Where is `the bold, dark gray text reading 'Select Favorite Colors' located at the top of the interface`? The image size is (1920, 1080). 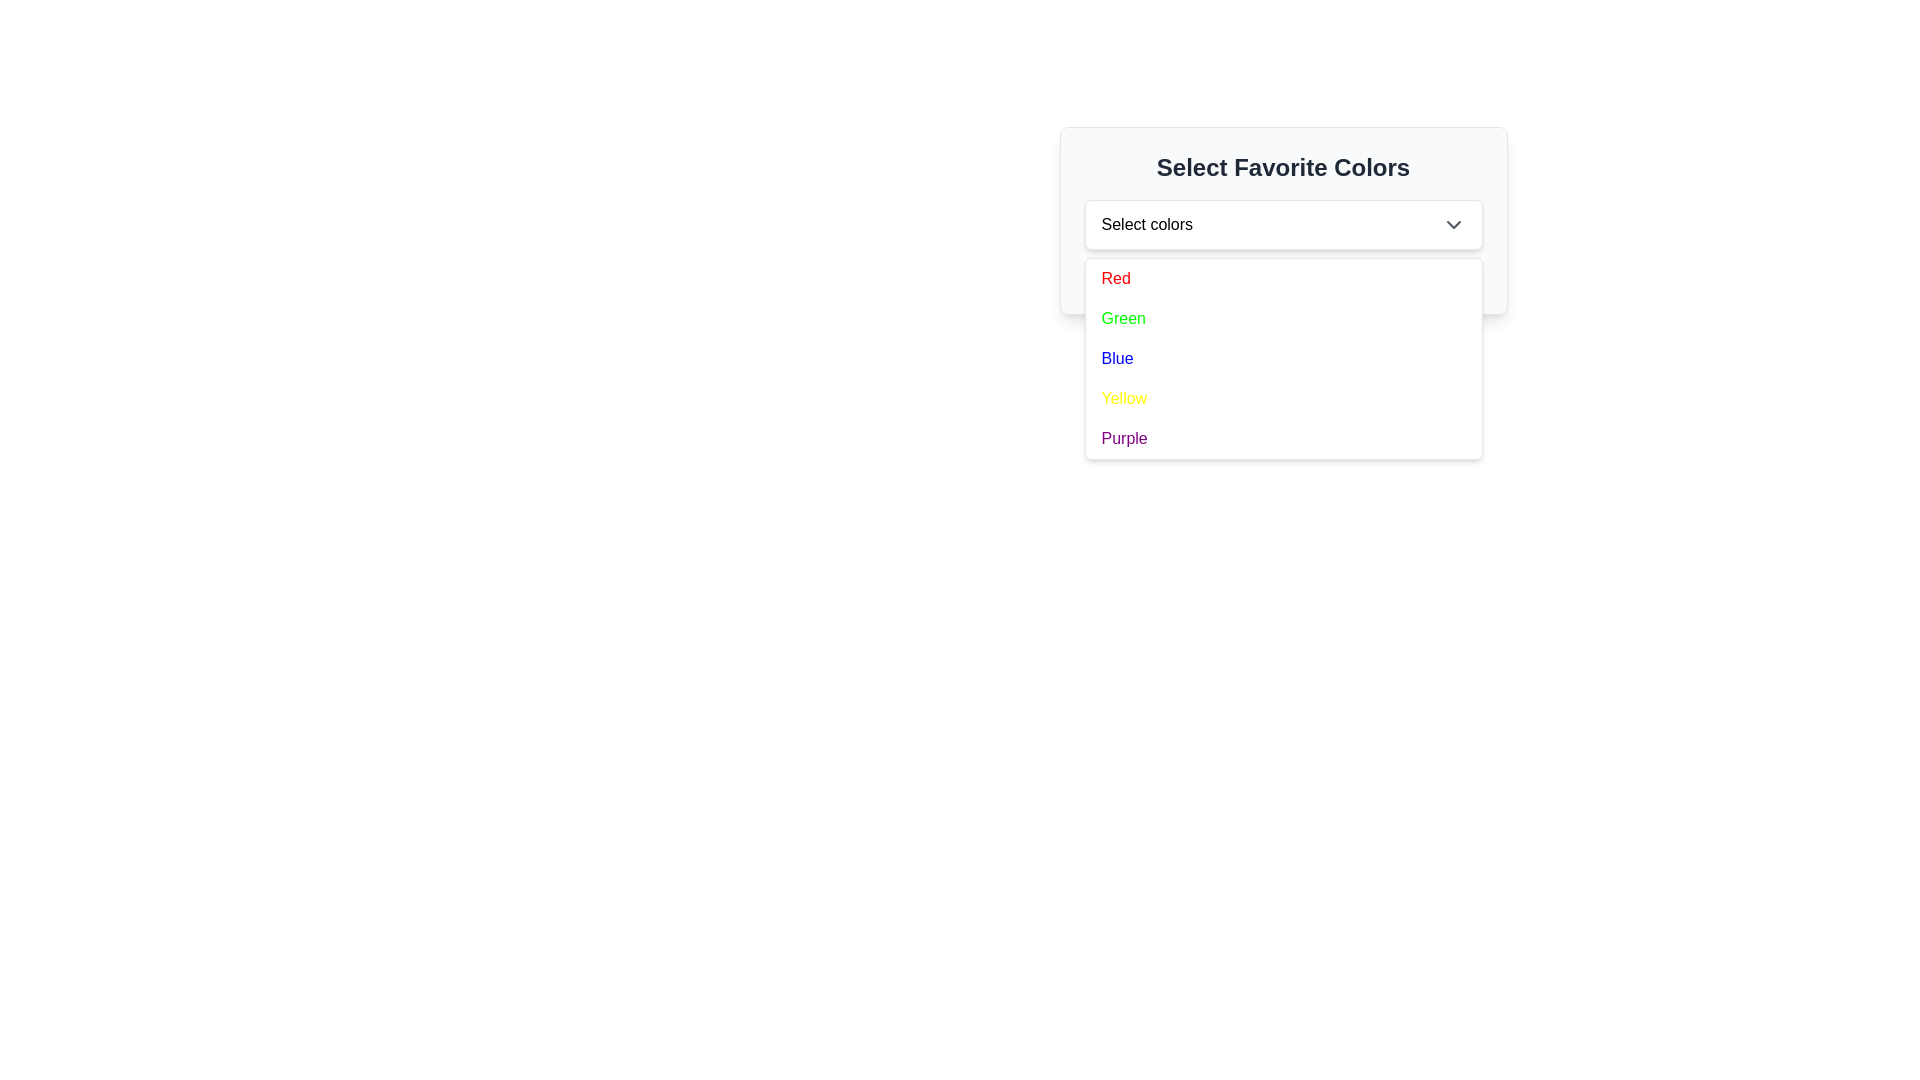
the bold, dark gray text reading 'Select Favorite Colors' located at the top of the interface is located at coordinates (1283, 167).